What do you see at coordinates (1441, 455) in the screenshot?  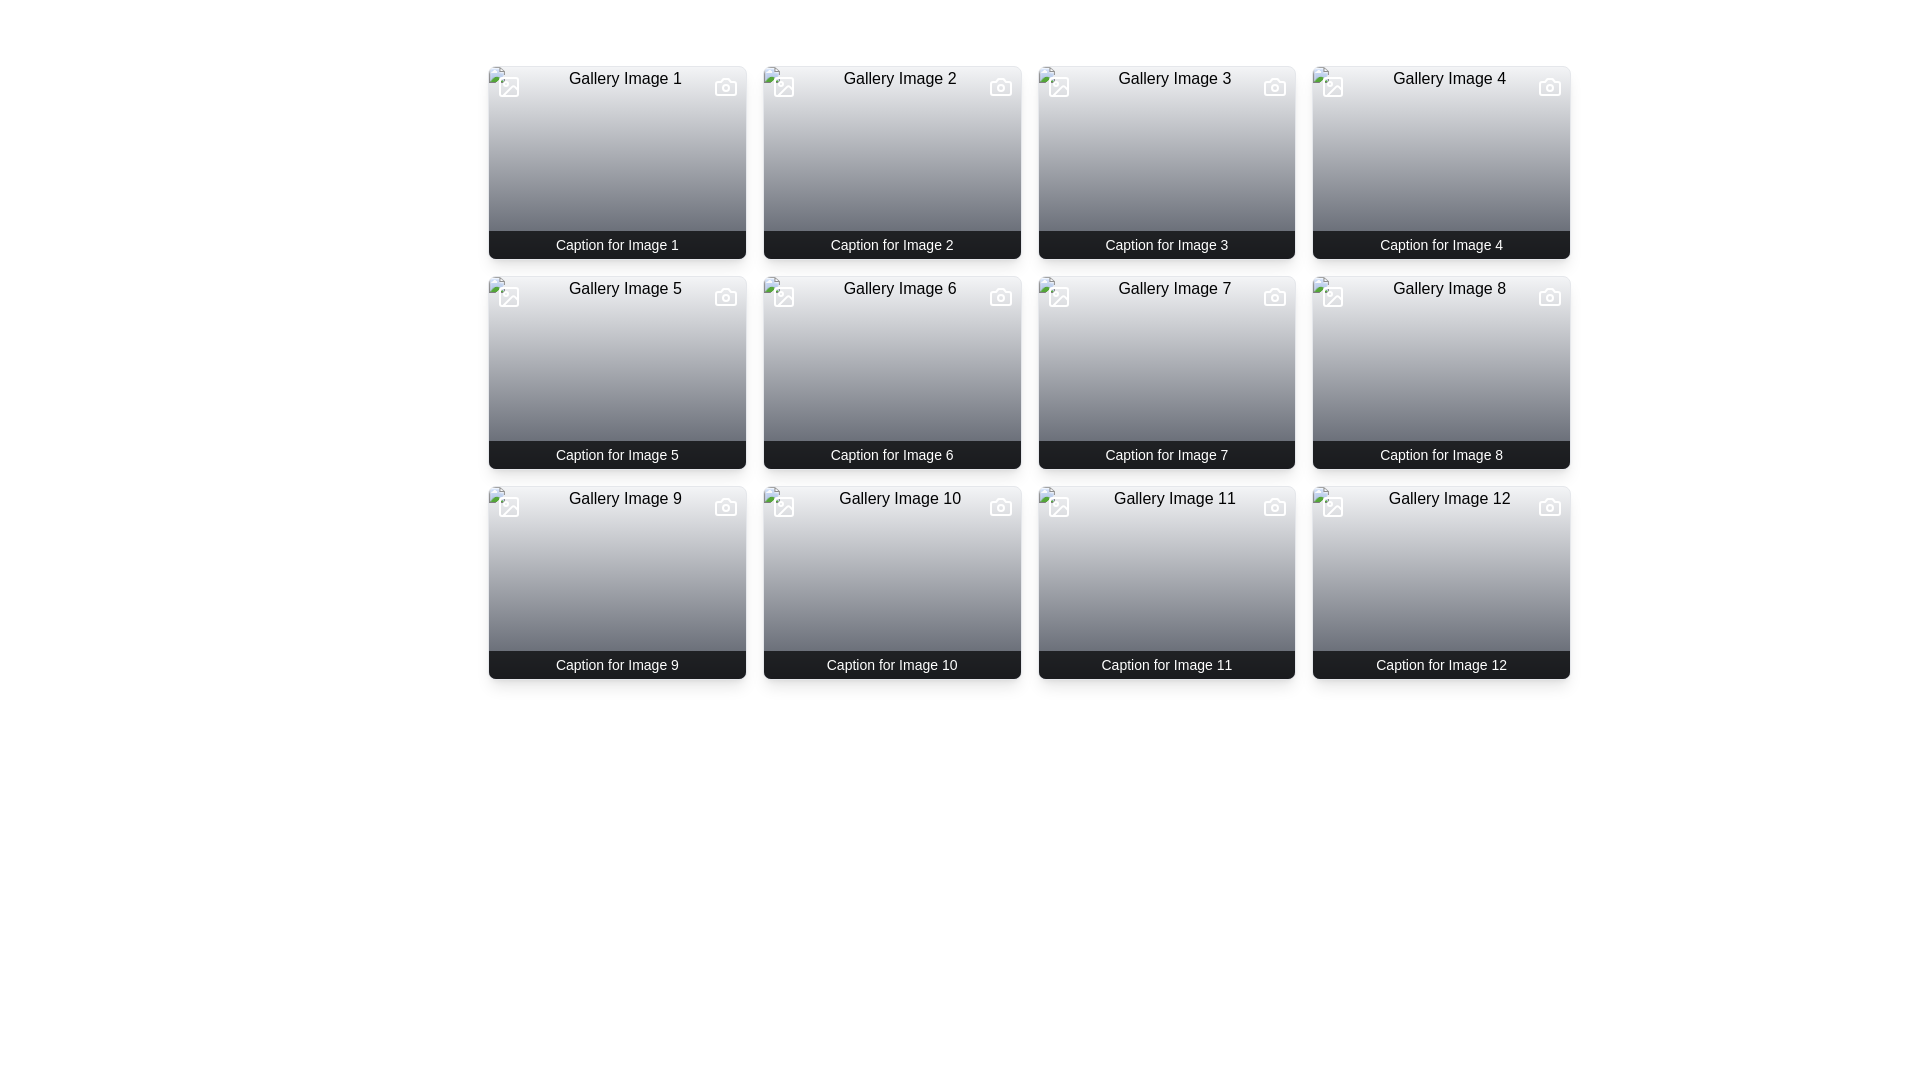 I see `the caption bar at the bottom of the image tile labeled 'Gallery Image 8', which displays the text 'Caption for Image 8'` at bounding box center [1441, 455].